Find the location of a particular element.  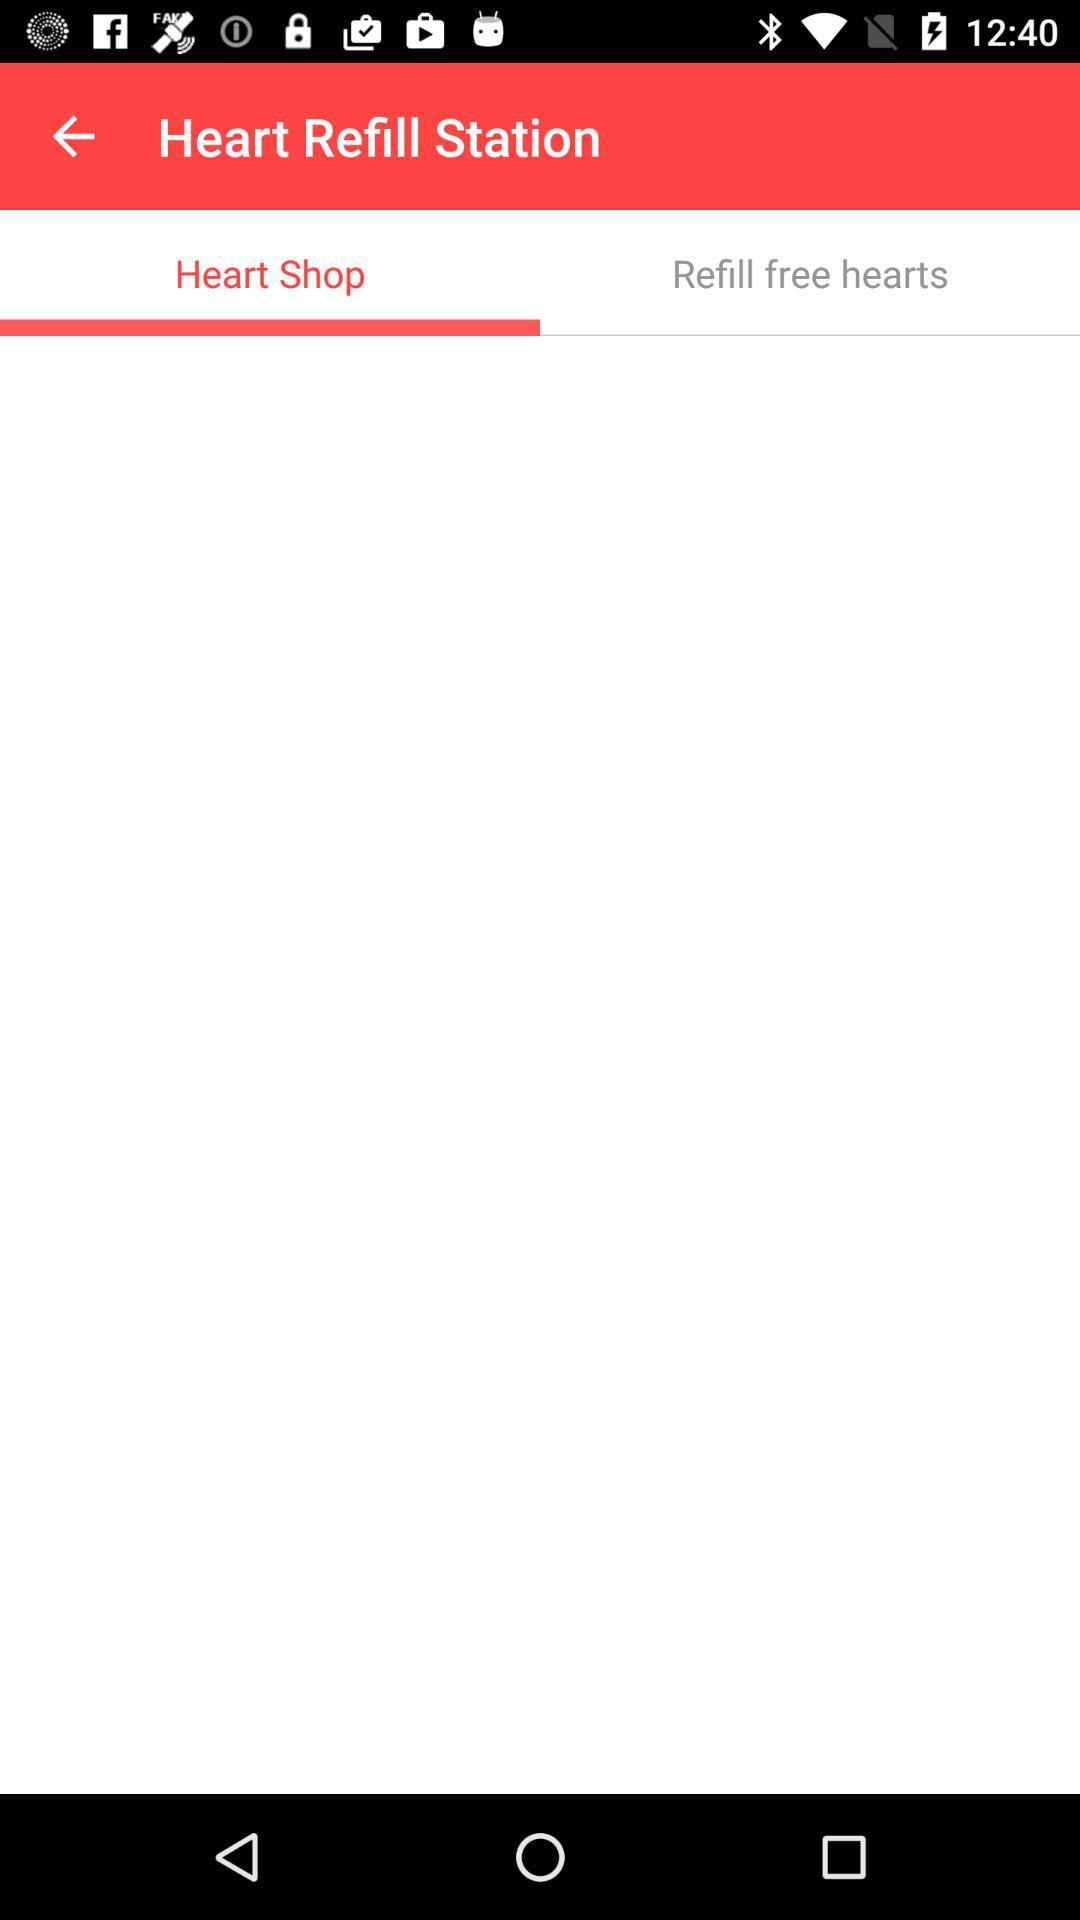

item to the left of the refill free hearts is located at coordinates (270, 272).